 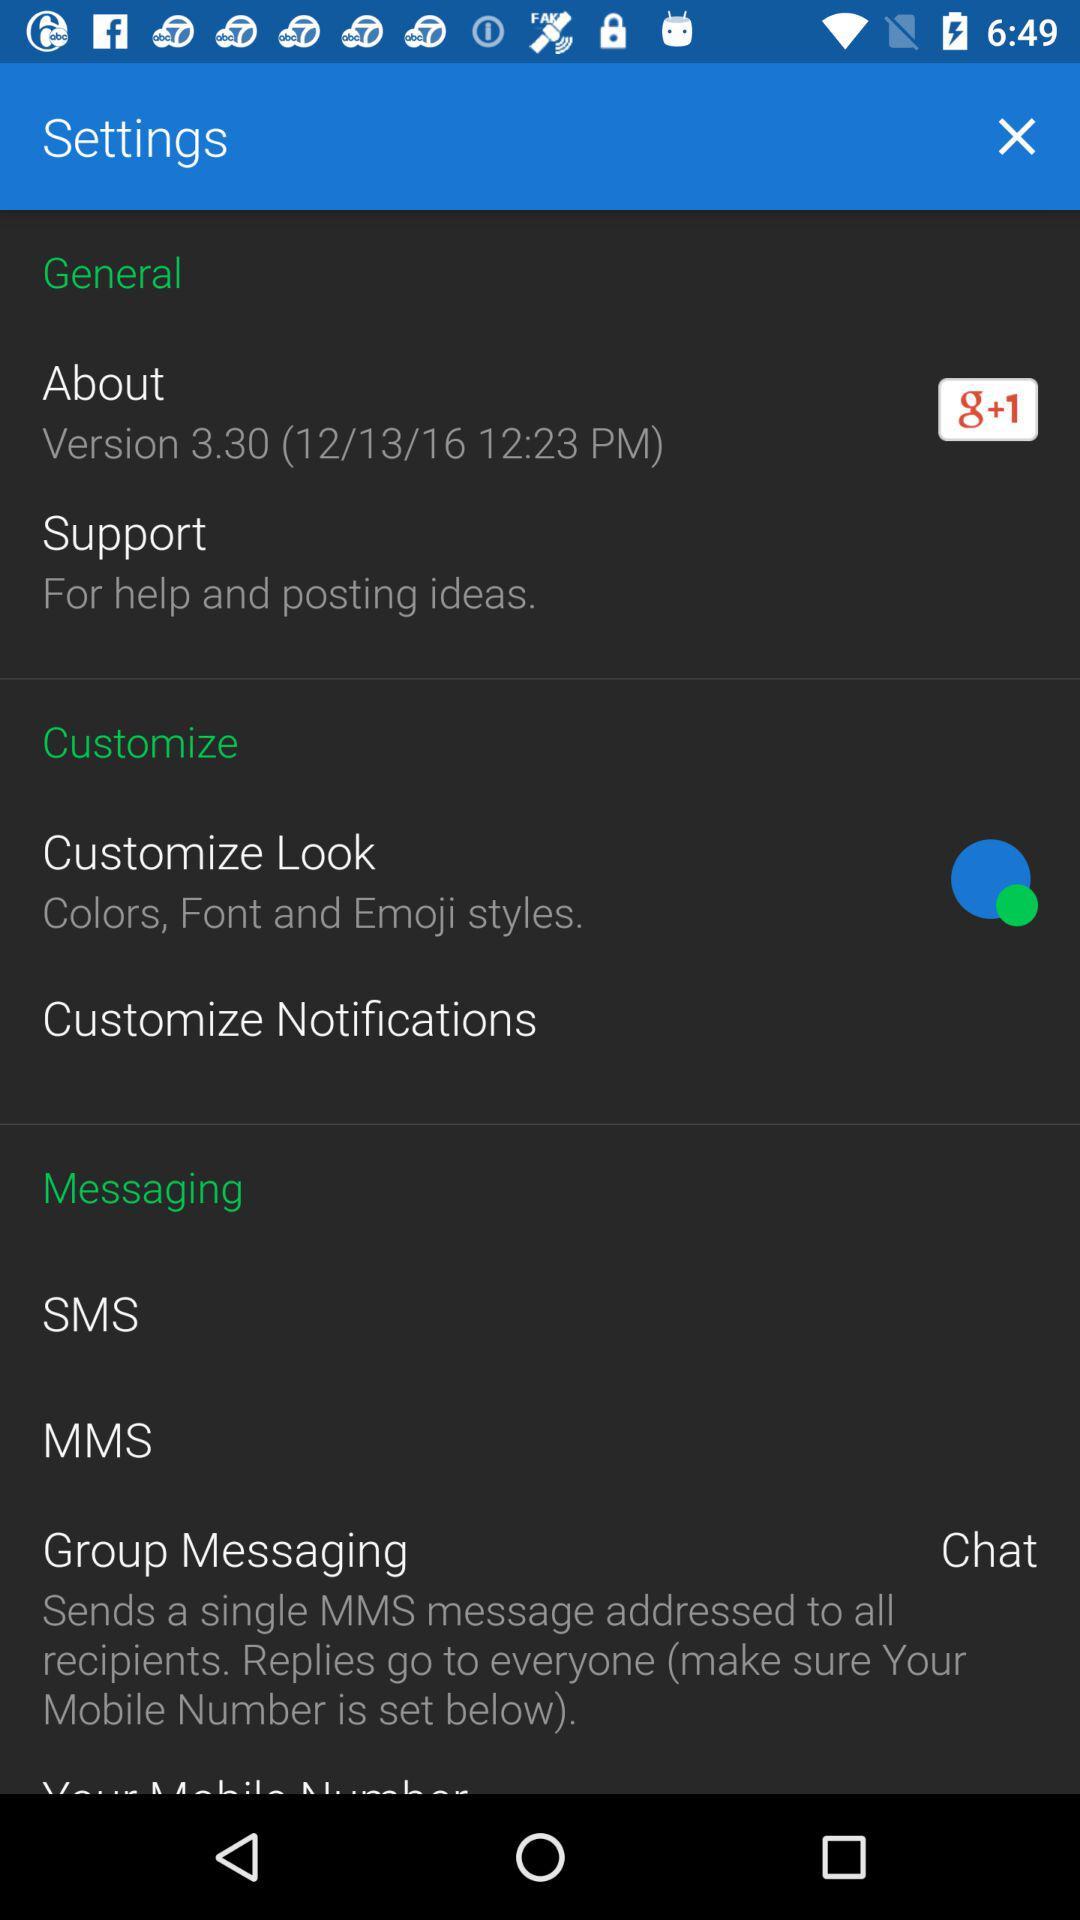 I want to click on icon to the right of the settings icon, so click(x=1017, y=135).